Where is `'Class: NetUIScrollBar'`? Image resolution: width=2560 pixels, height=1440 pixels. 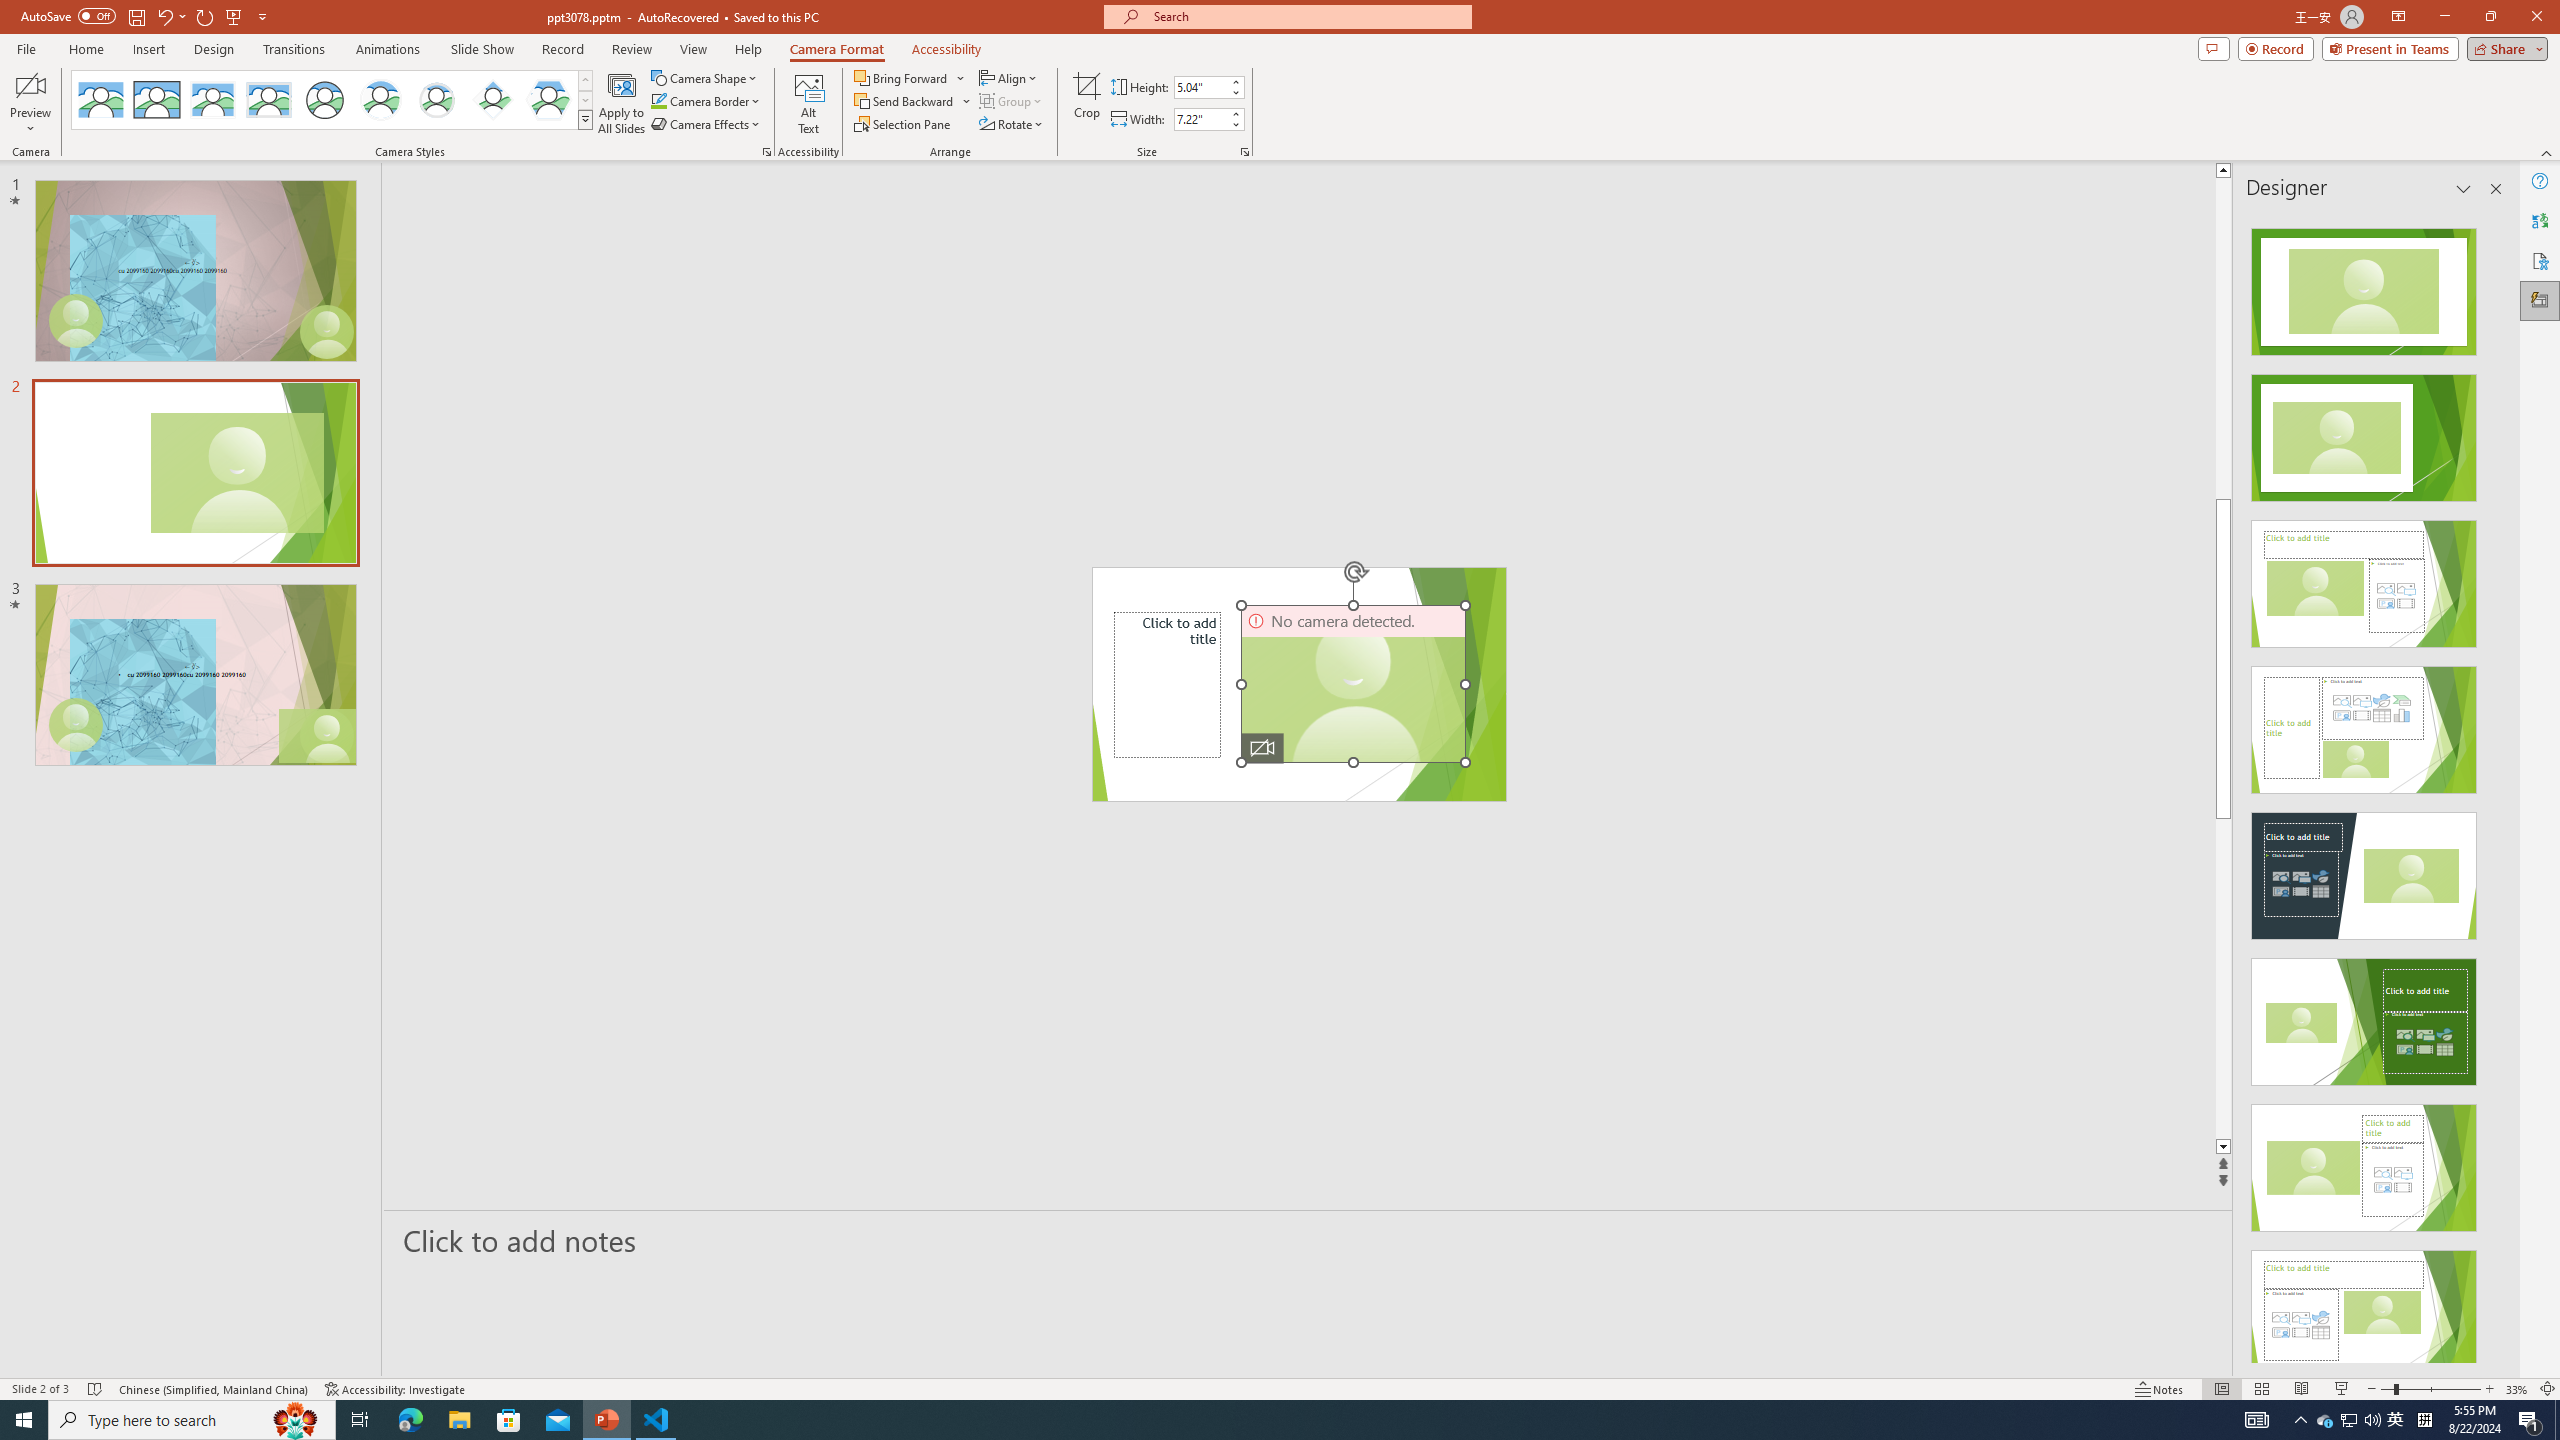 'Class: NetUIScrollBar' is located at coordinates (2494, 786).